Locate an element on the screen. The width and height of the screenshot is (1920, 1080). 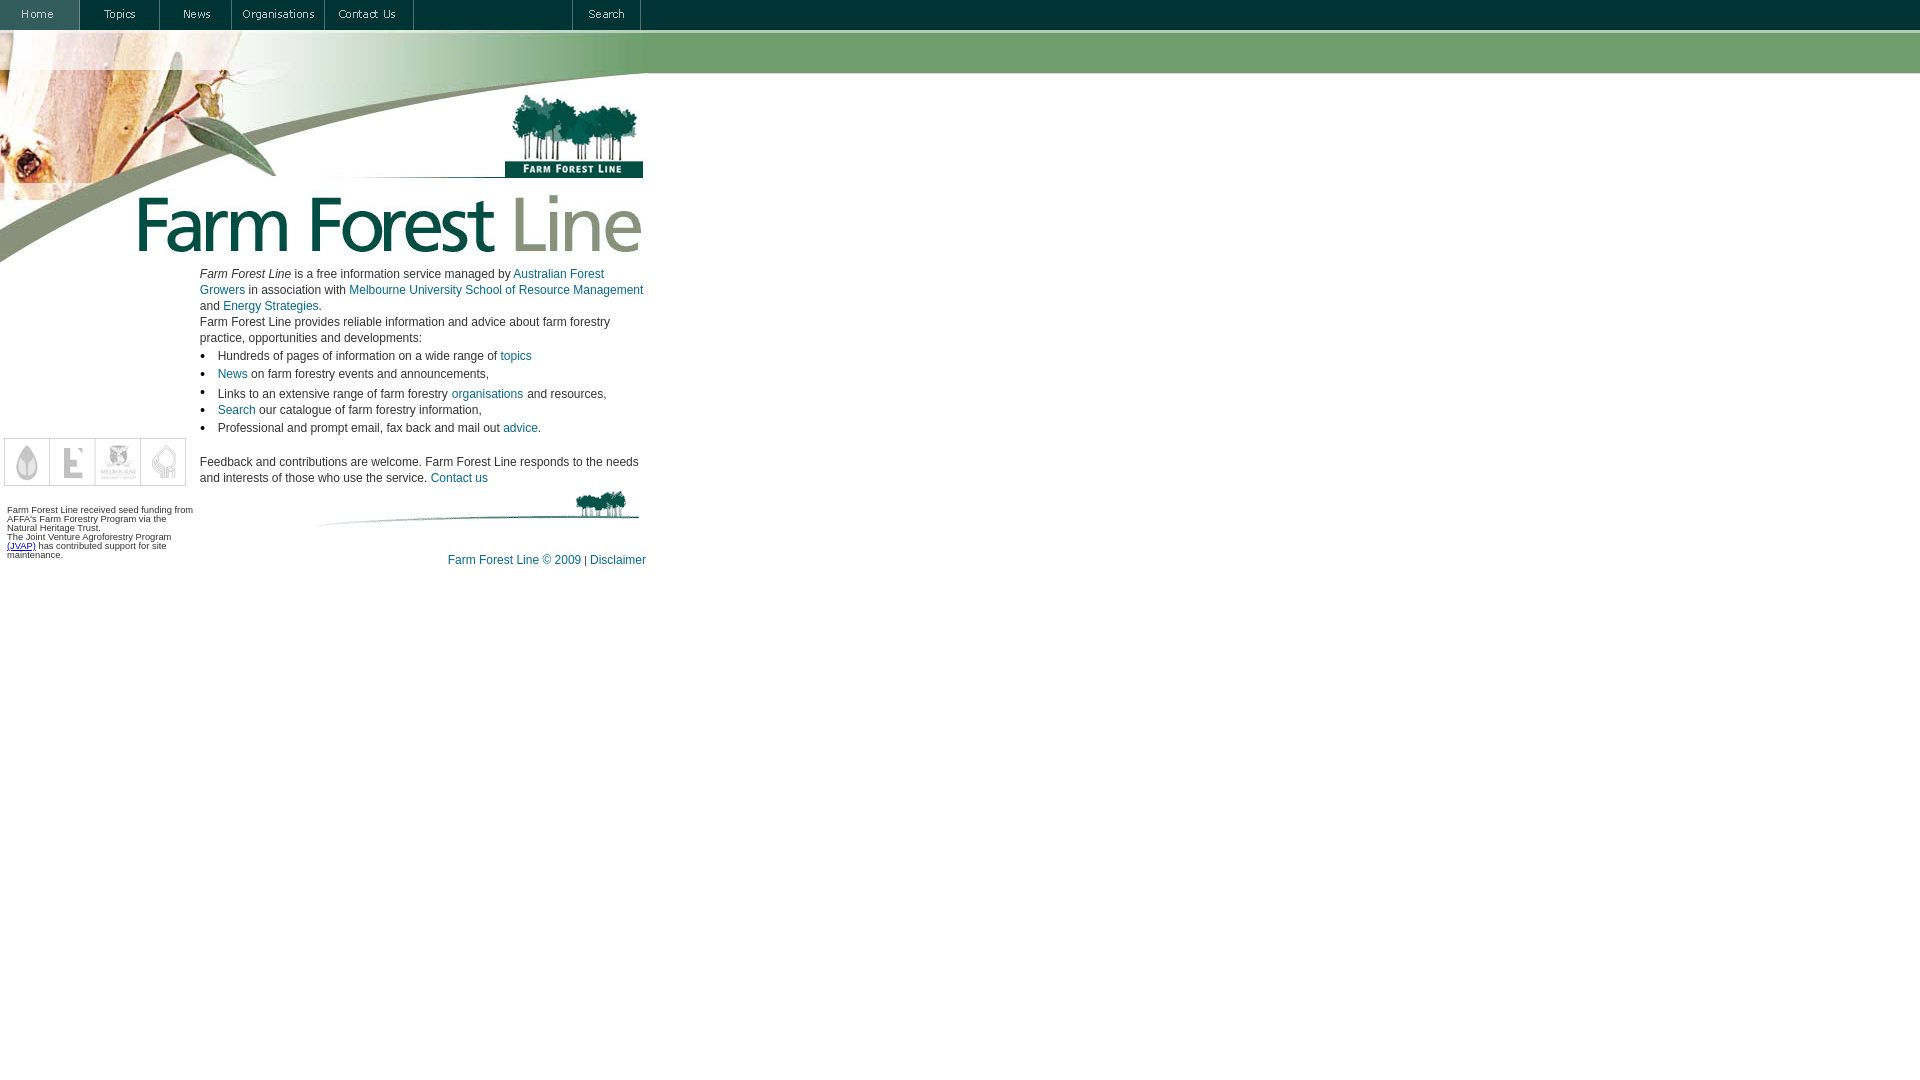
'Melbourne University School of Resource Management' is located at coordinates (349, 289).